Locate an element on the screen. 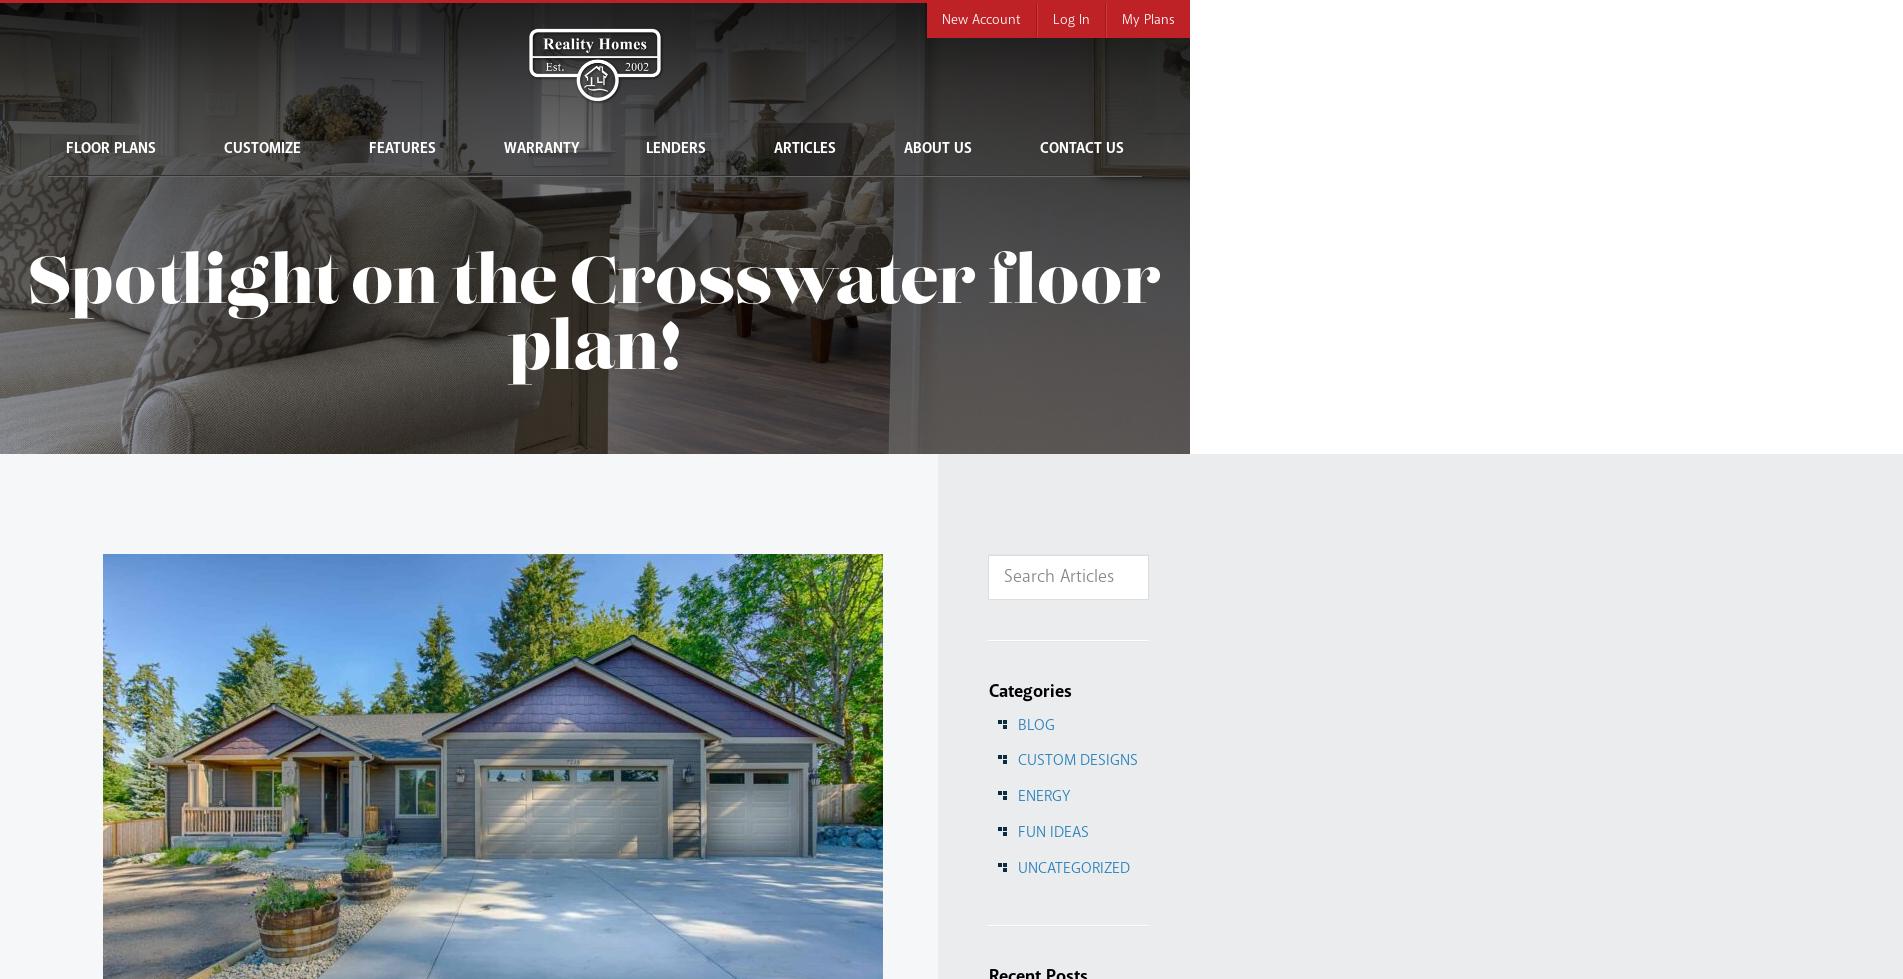  'Floor Plans' is located at coordinates (109, 149).